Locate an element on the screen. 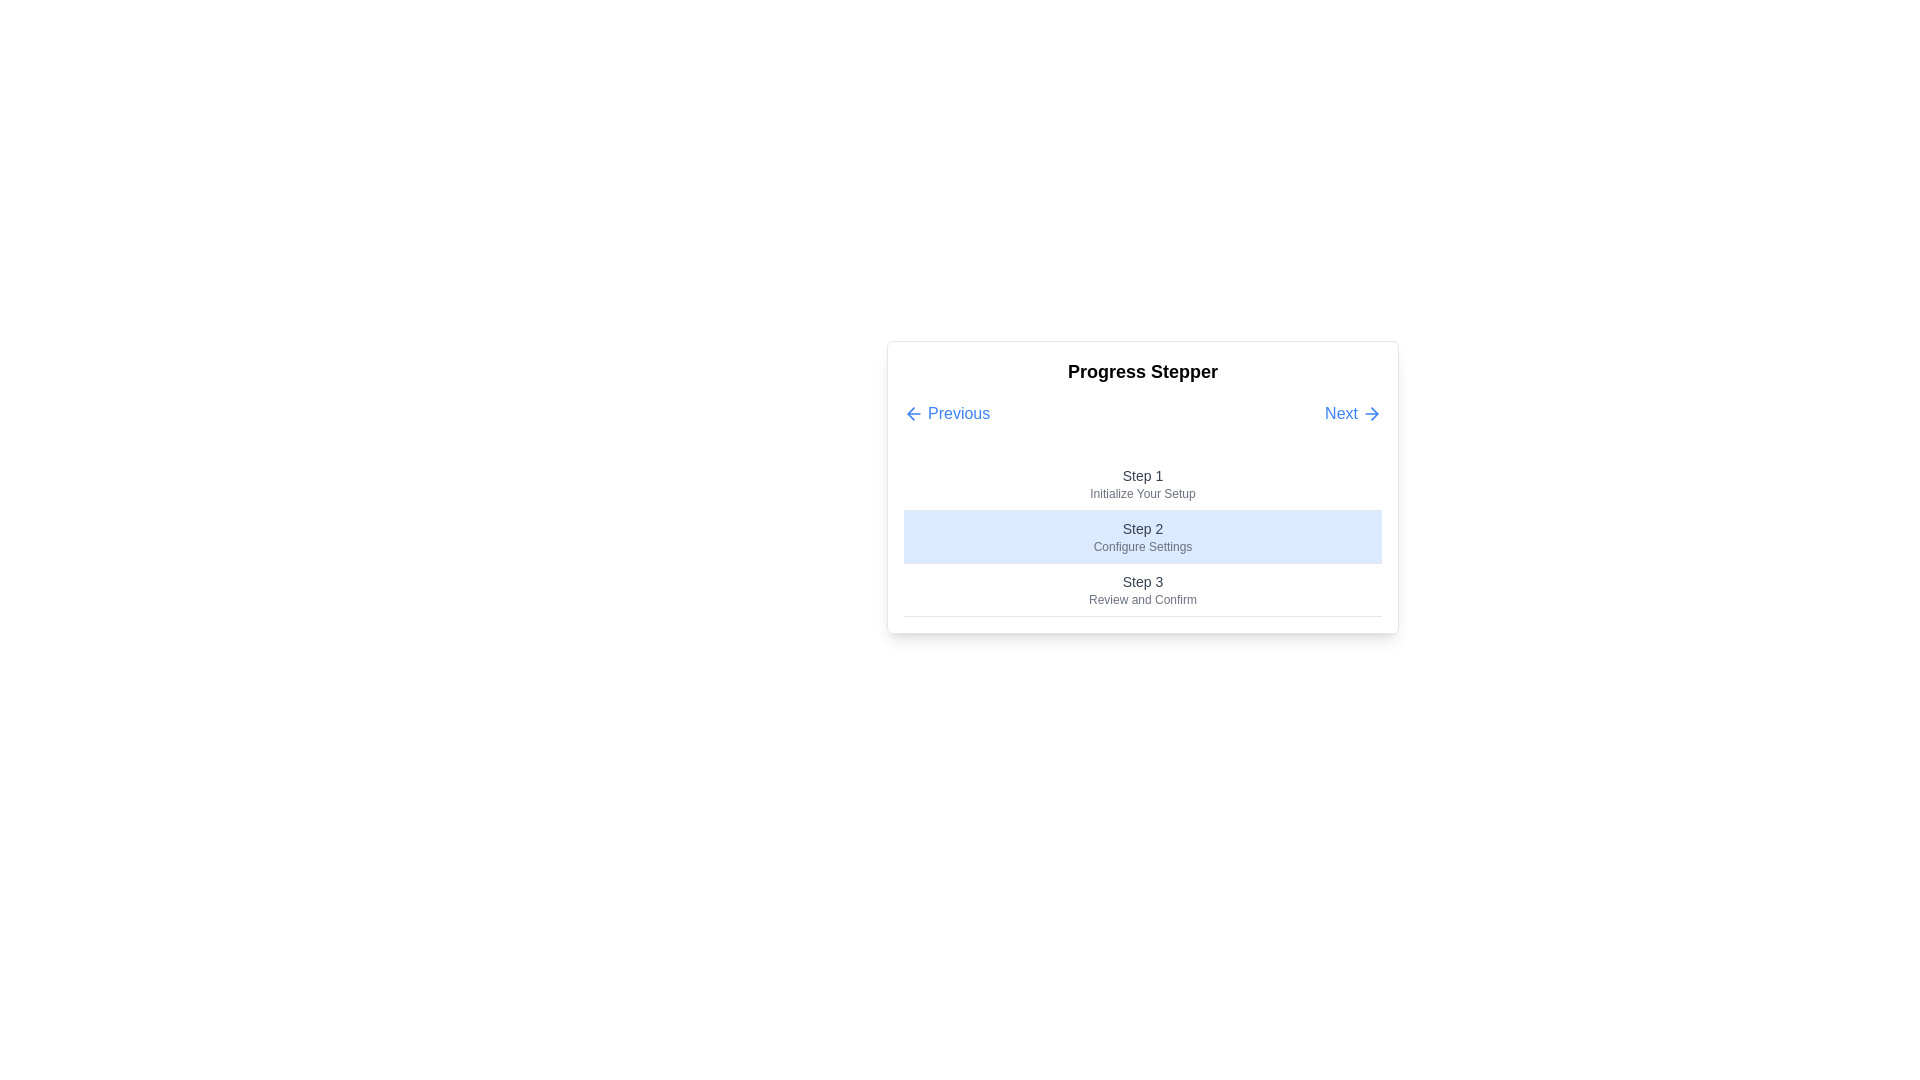 Image resolution: width=1920 pixels, height=1080 pixels. the Navigation bar with buttons labeled 'Previous' and 'Next' in the 'Progress Stepper' interface is located at coordinates (1142, 412).